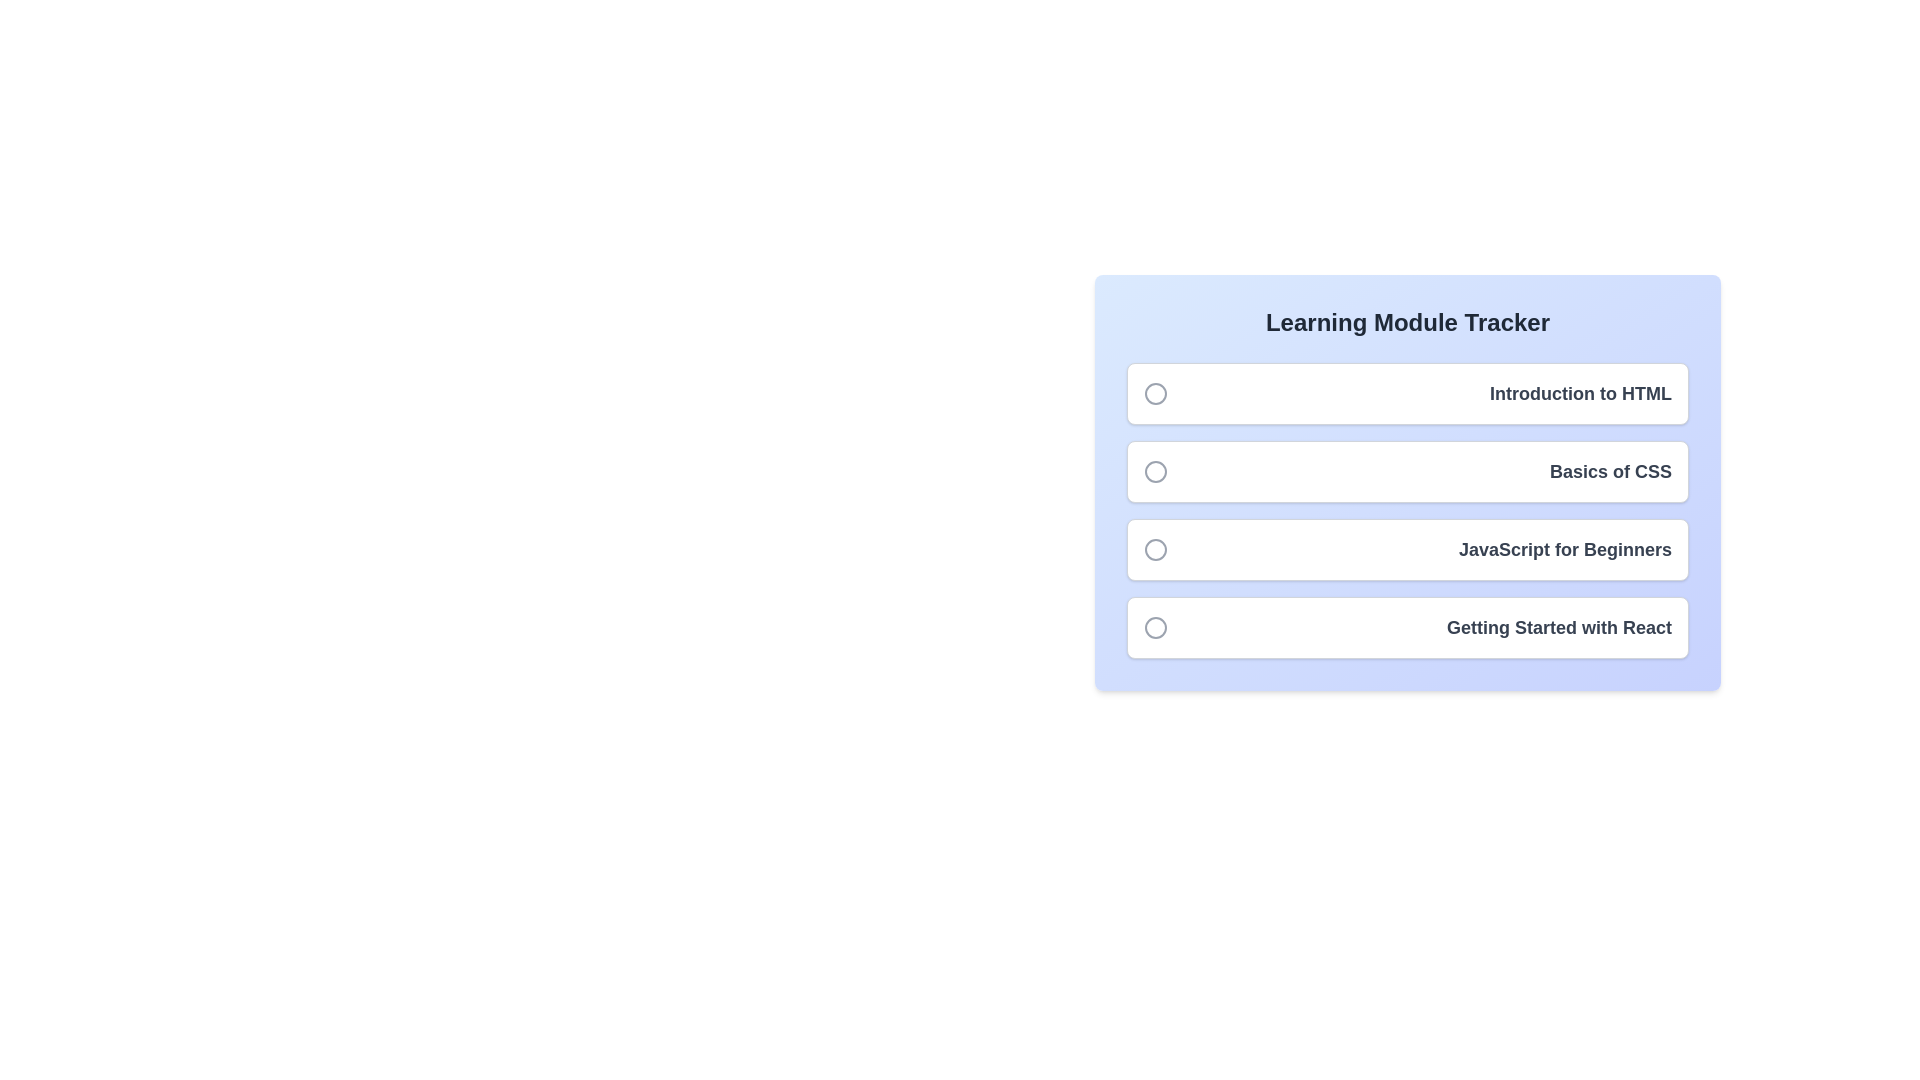 The image size is (1920, 1080). Describe the element at coordinates (1406, 393) in the screenshot. I see `the circular button of the 'Introduction to HTML' module in the Learning Module Tracker` at that location.